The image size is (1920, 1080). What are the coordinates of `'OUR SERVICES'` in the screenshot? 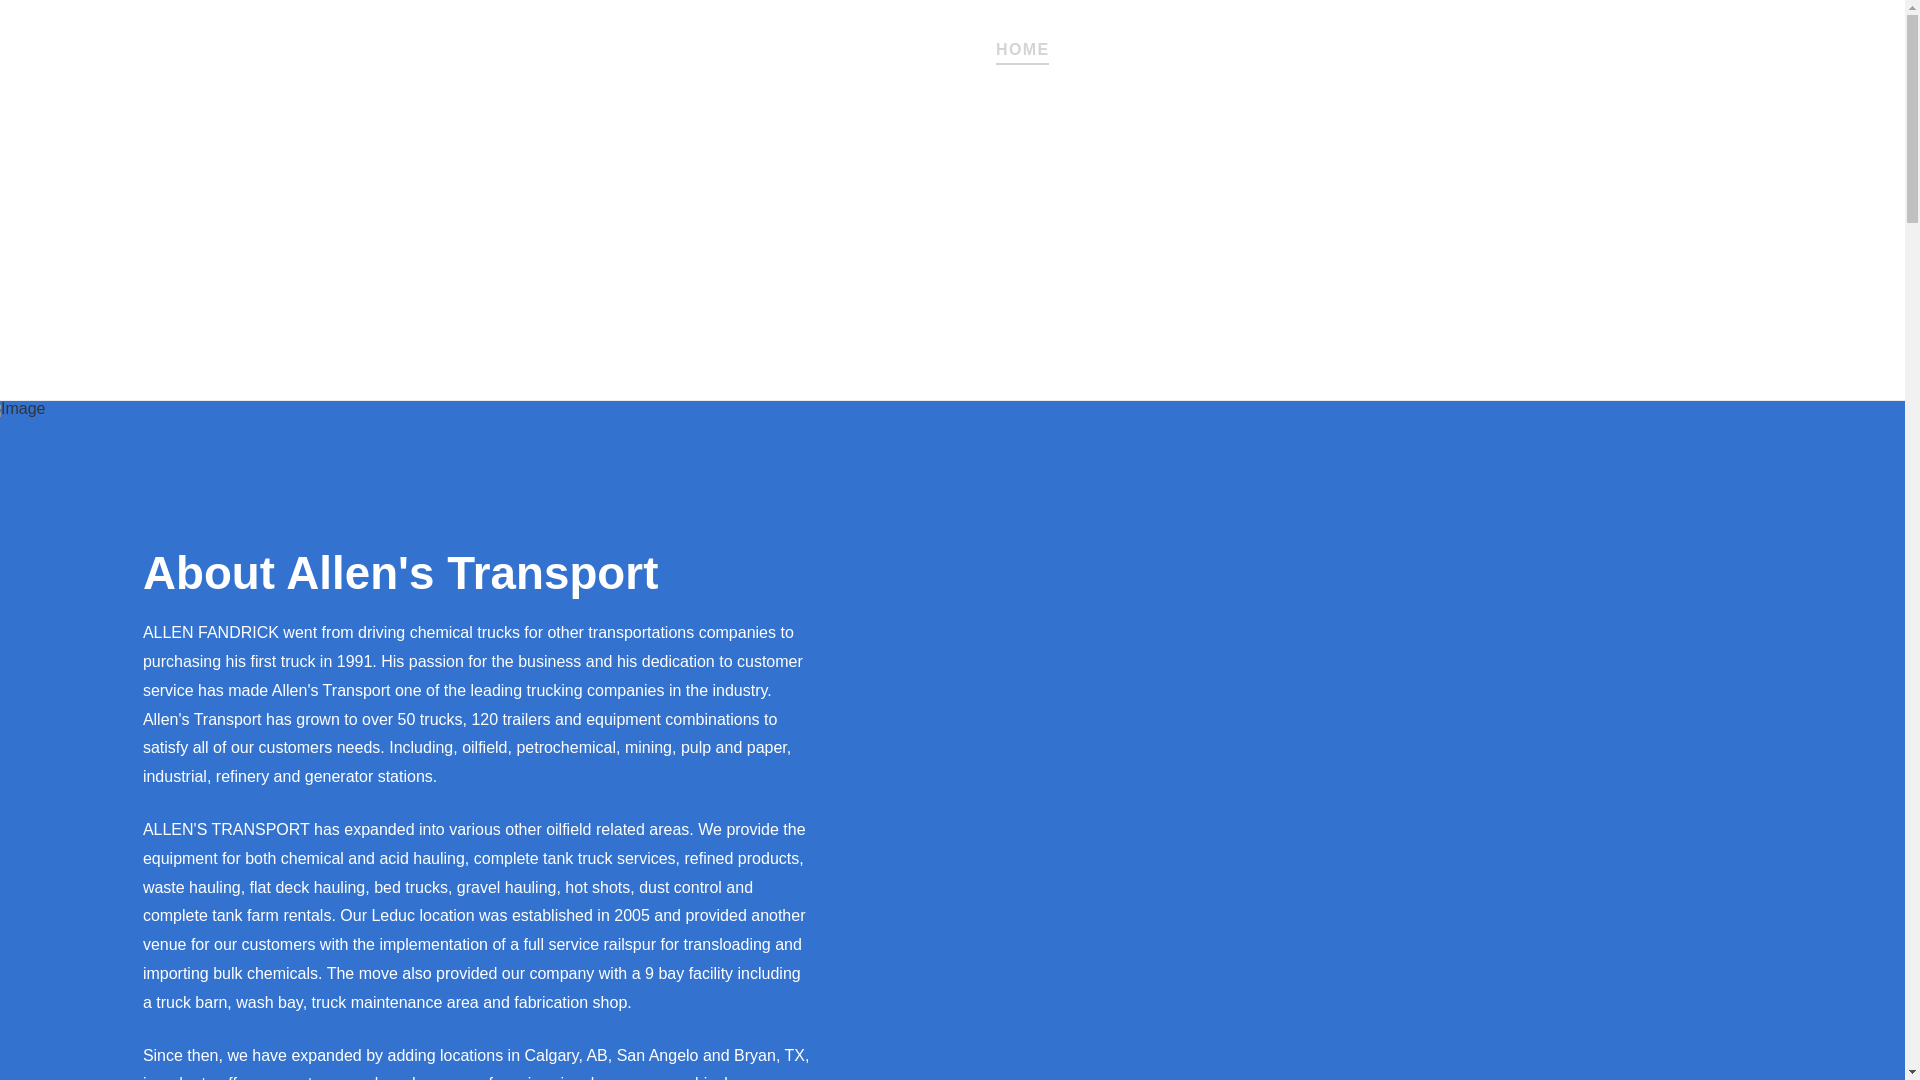 It's located at (1061, 45).